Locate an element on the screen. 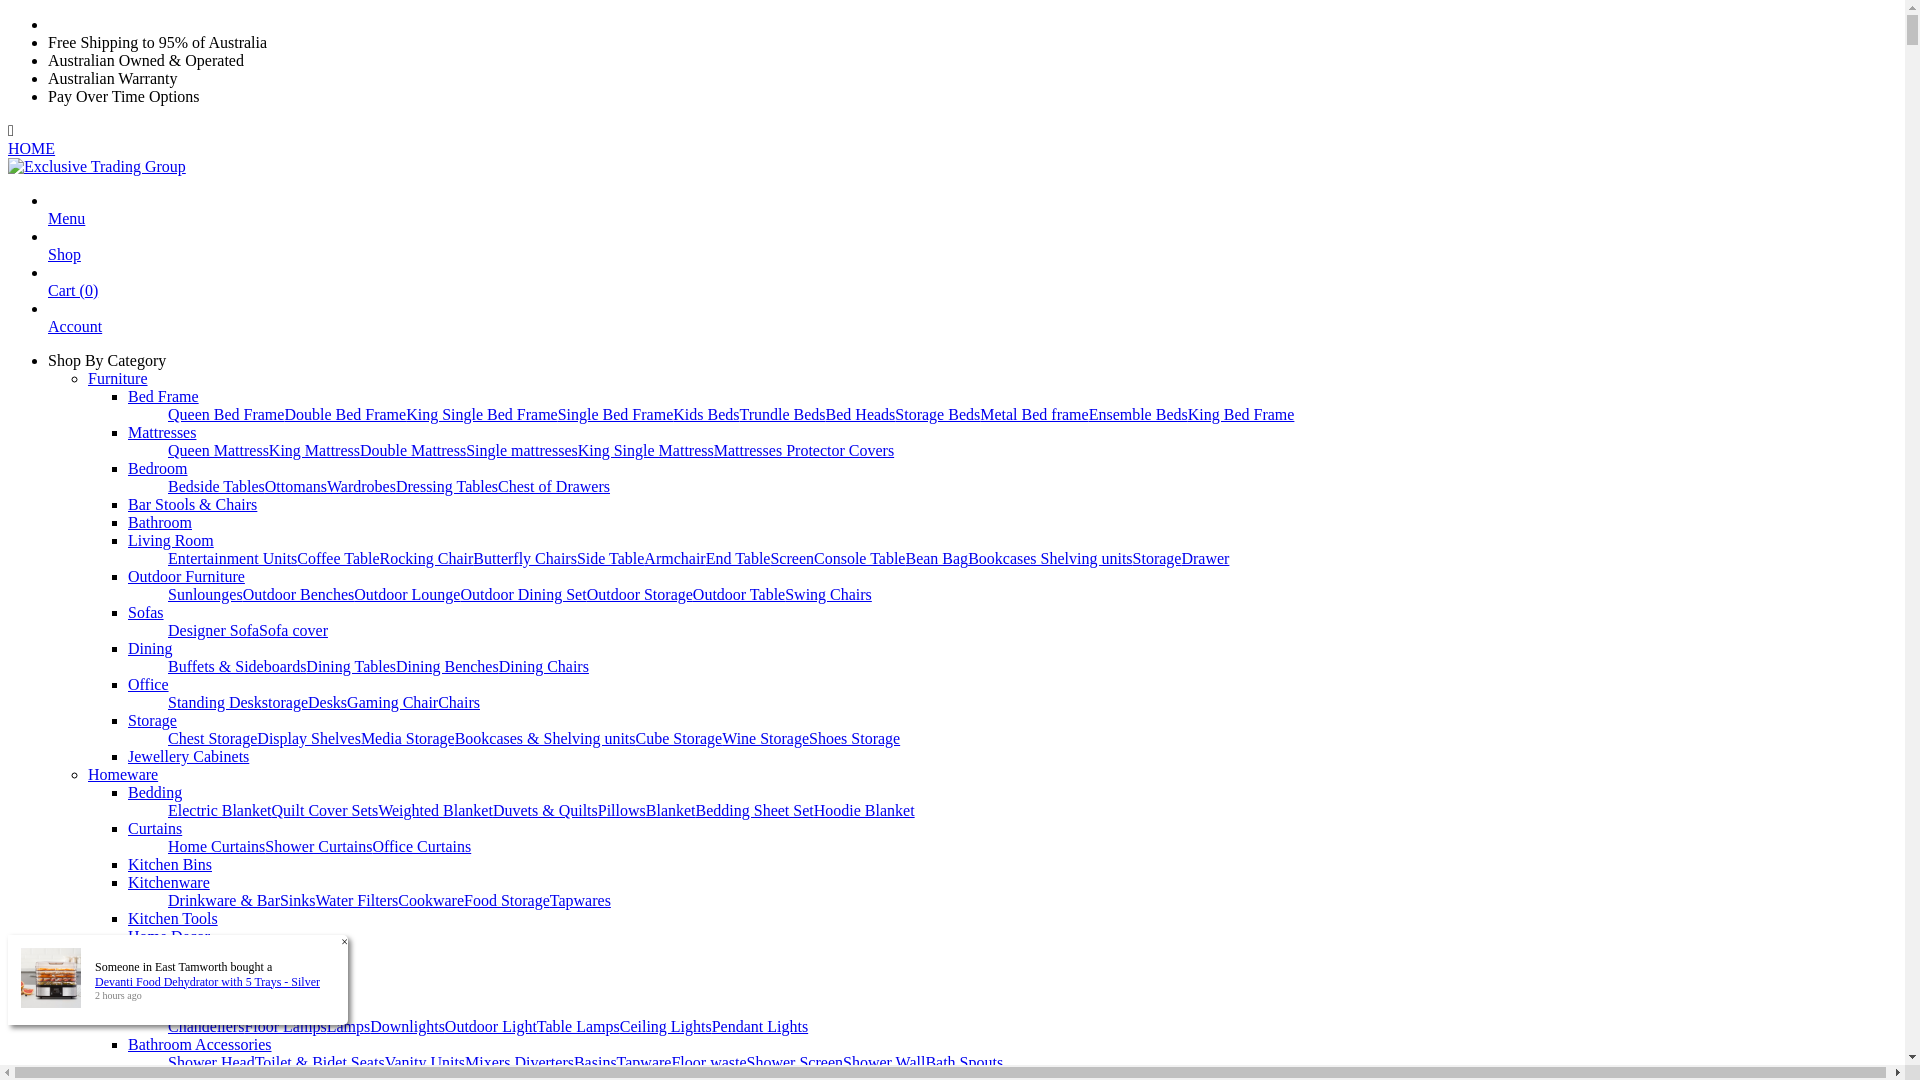 The image size is (1920, 1080). 'Electric Blanket' is located at coordinates (220, 810).